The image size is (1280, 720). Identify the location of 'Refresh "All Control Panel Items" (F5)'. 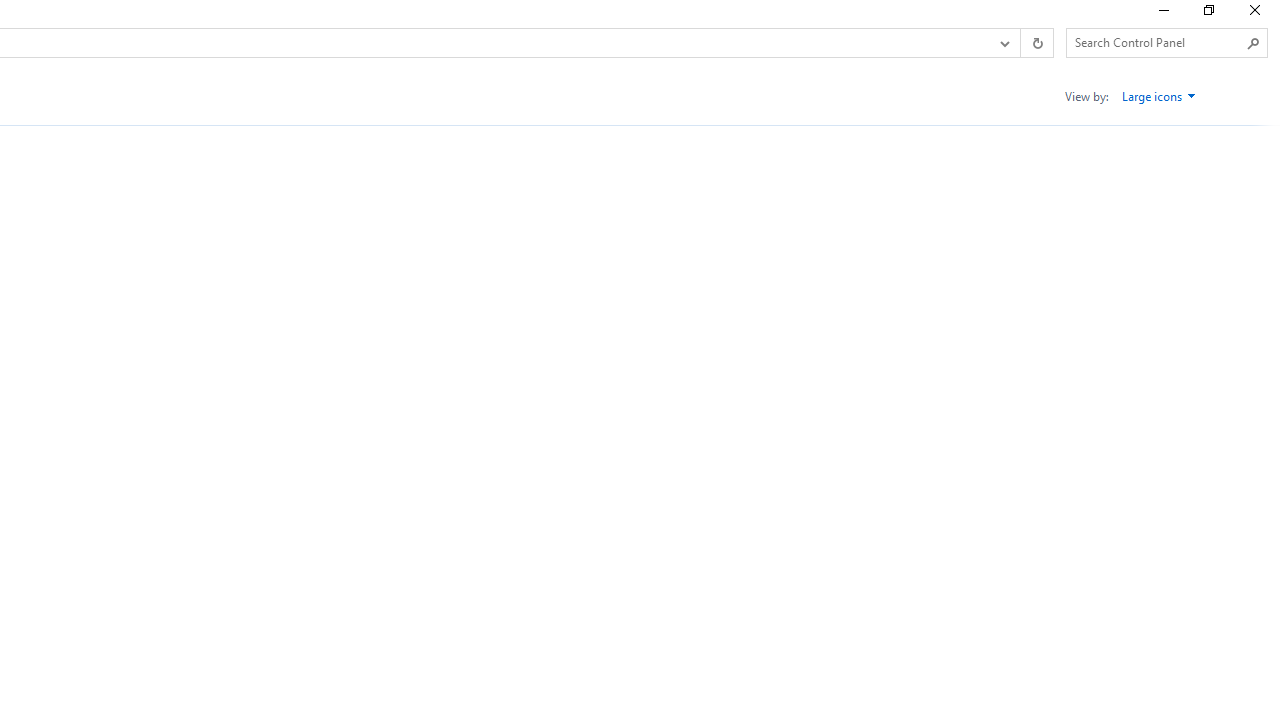
(1036, 43).